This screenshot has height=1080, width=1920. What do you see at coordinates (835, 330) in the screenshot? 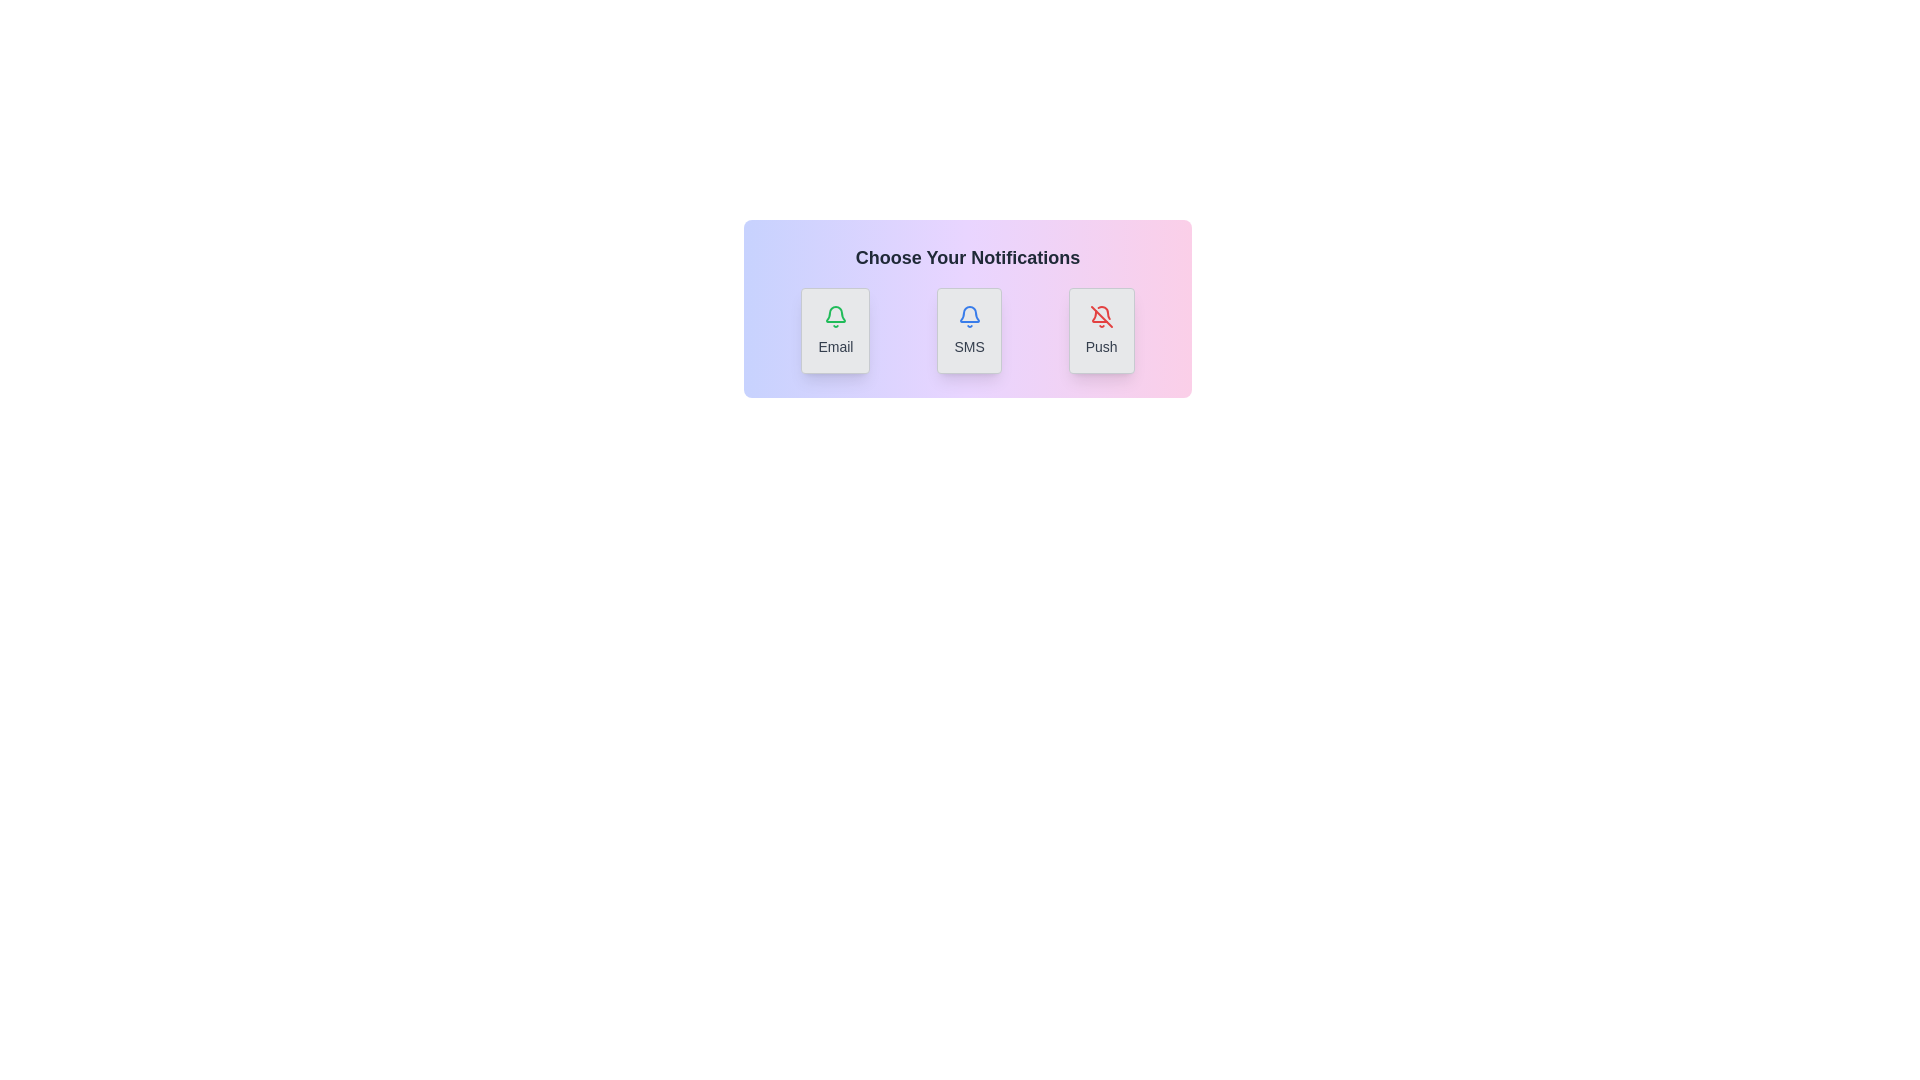
I see `the visual indicator for Email` at bounding box center [835, 330].